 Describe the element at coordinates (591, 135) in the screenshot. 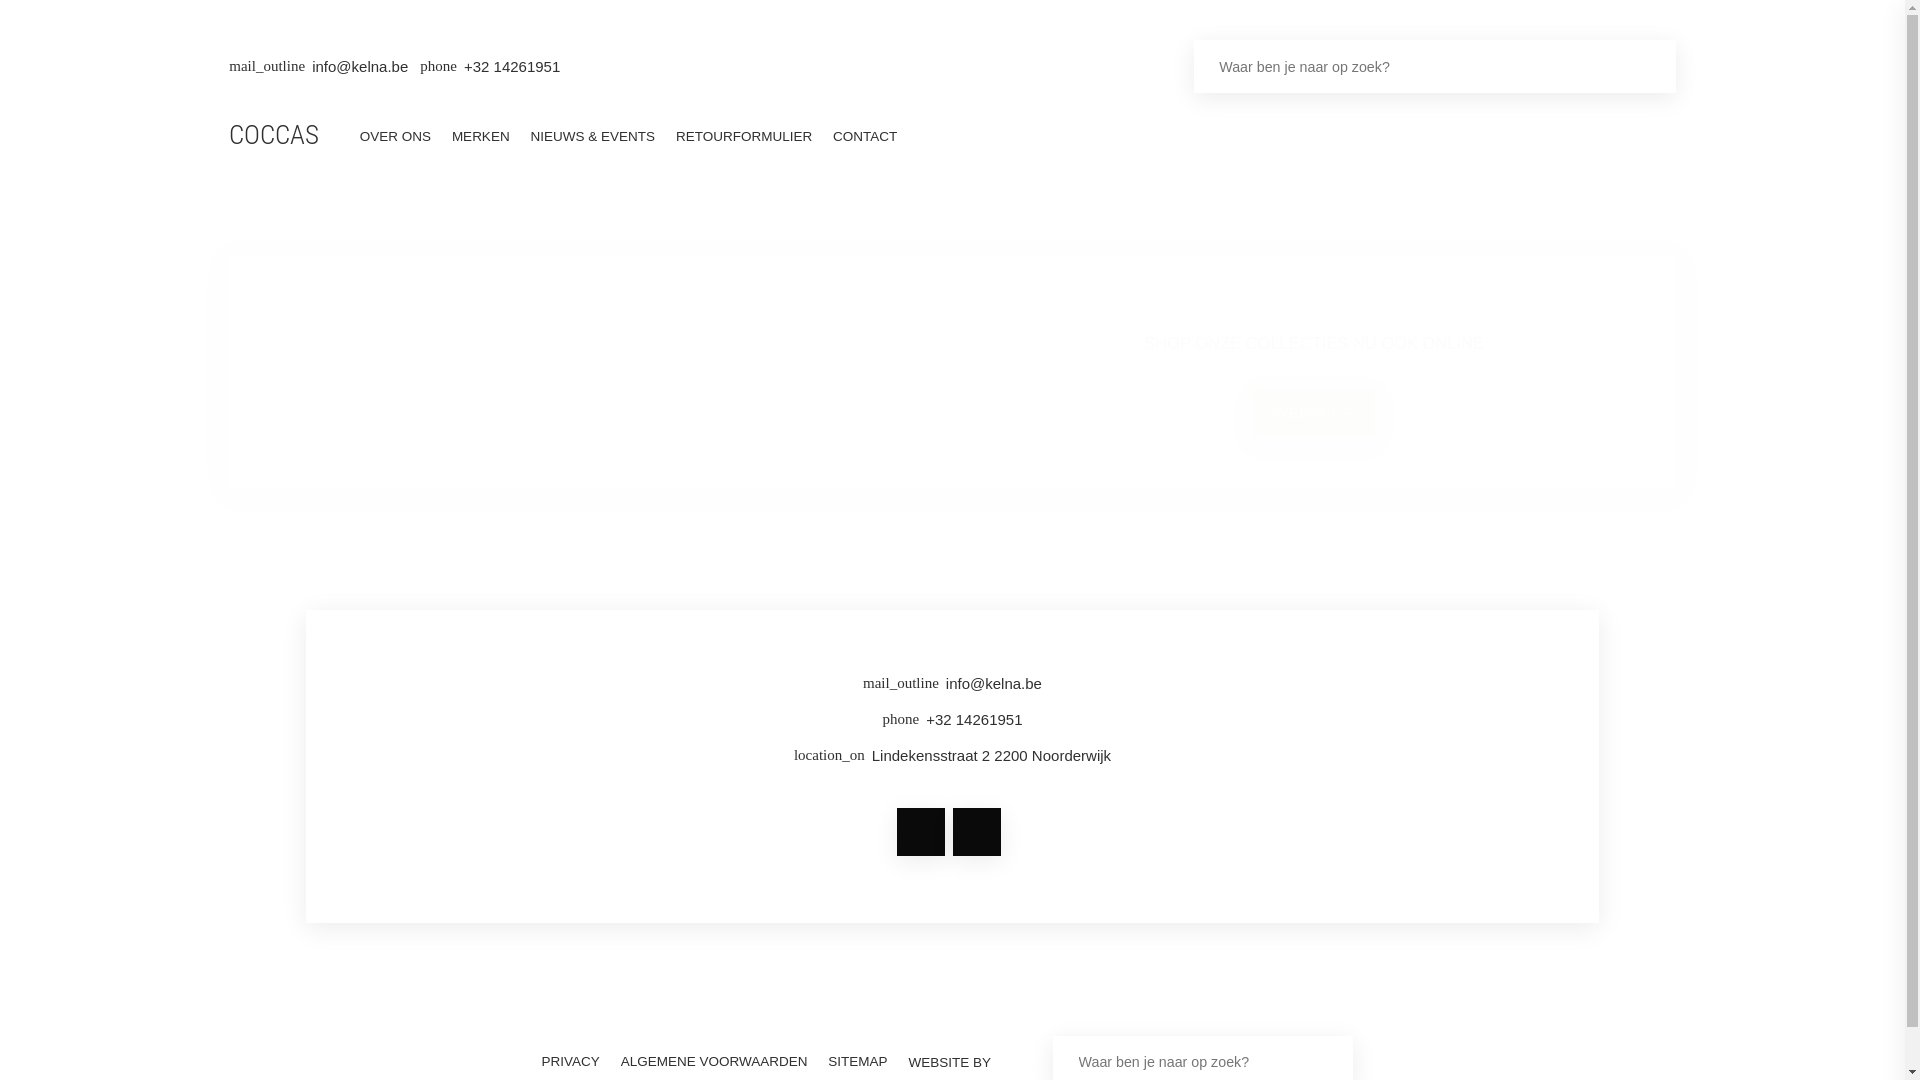

I see `'NIEUWS & EVENTS'` at that location.